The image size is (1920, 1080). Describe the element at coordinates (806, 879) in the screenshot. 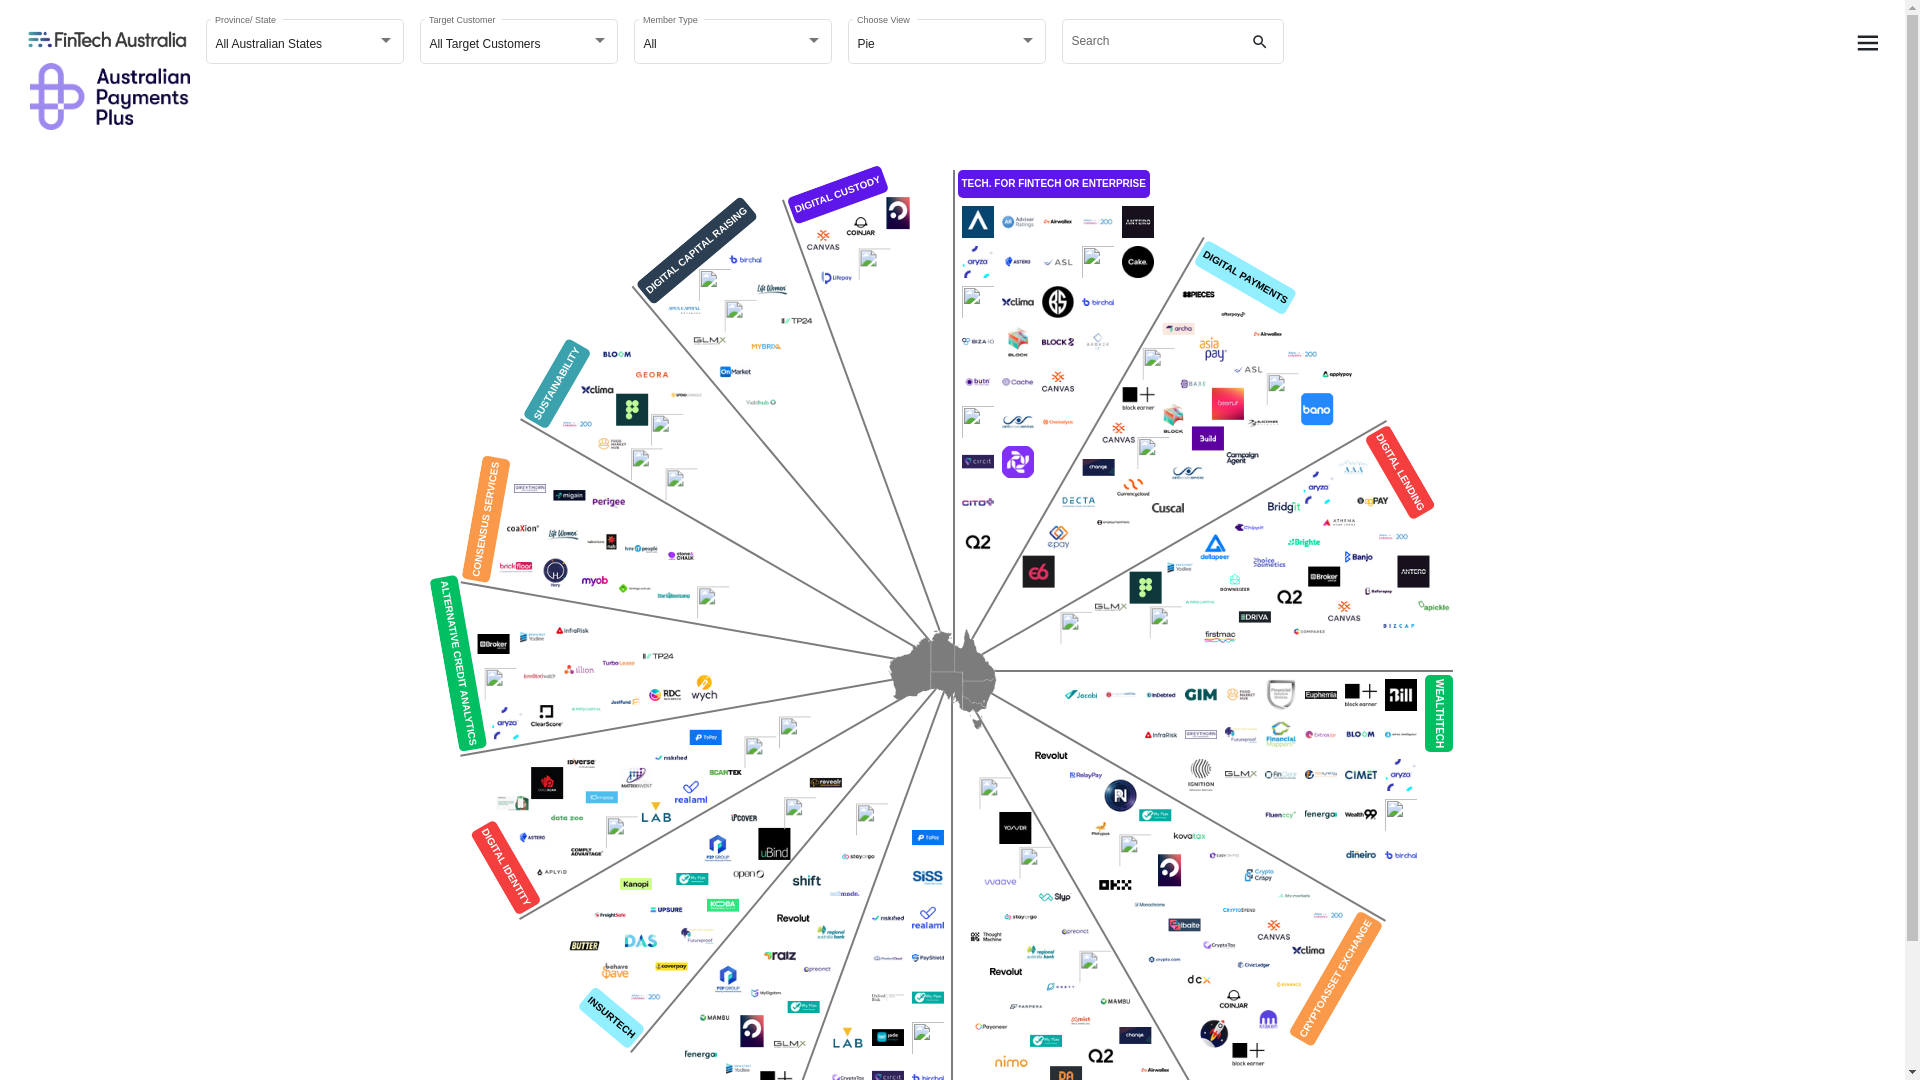

I see `'Shift Financial Pty Ltd'` at that location.